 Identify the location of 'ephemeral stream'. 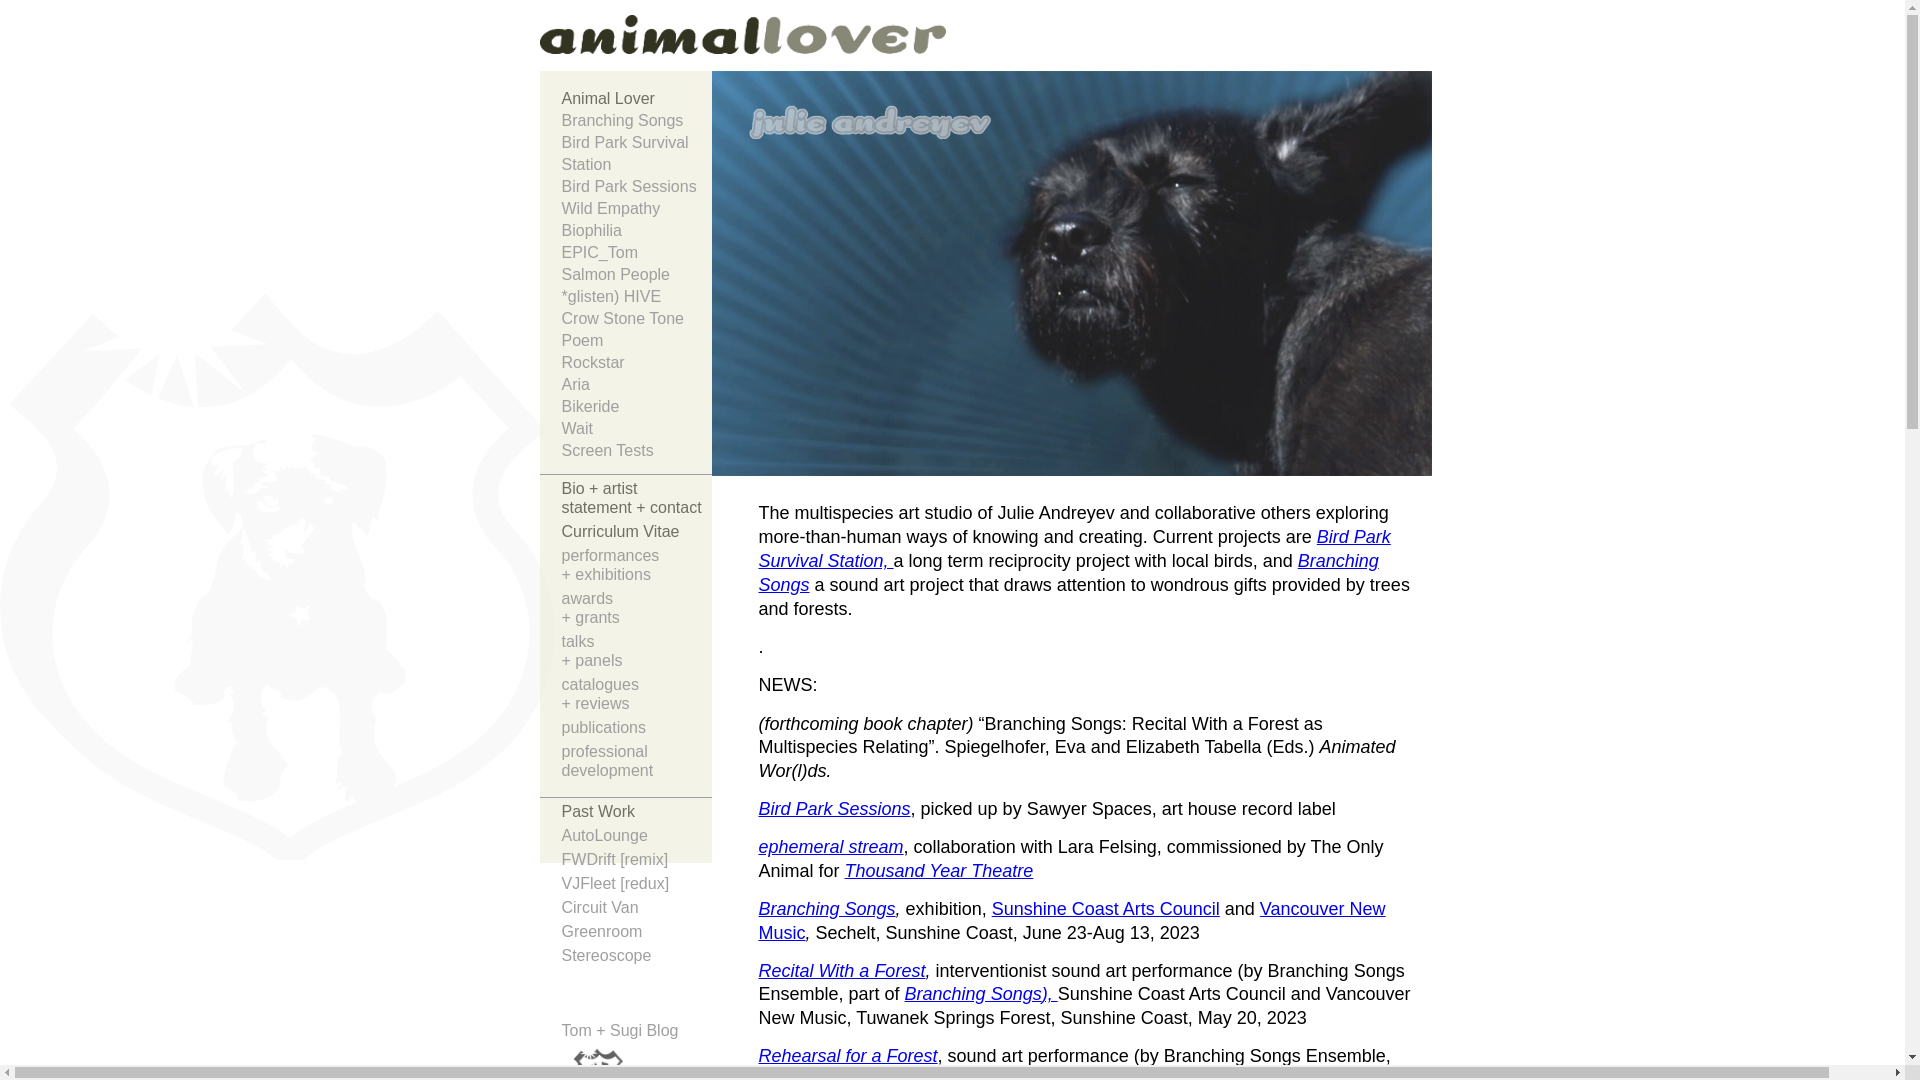
(830, 847).